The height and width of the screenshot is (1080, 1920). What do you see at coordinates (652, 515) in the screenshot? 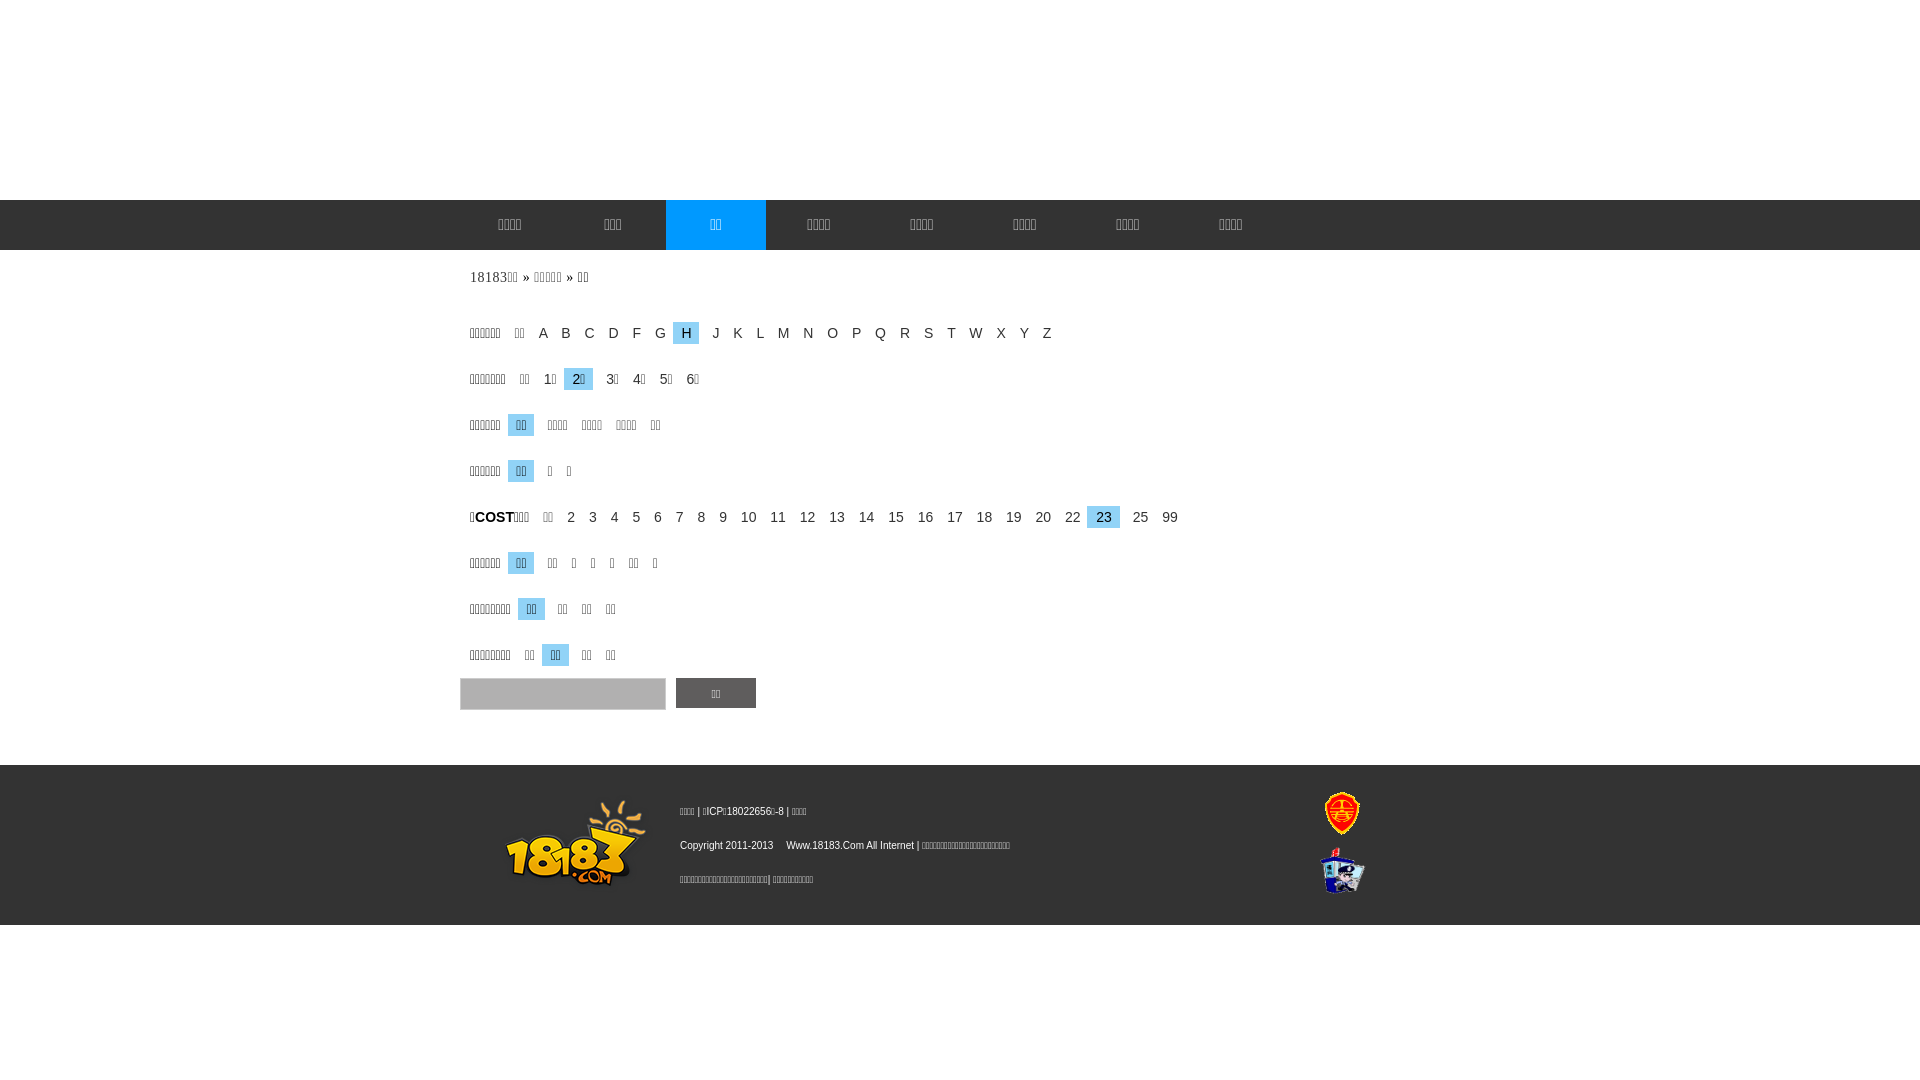
I see `'6'` at bounding box center [652, 515].